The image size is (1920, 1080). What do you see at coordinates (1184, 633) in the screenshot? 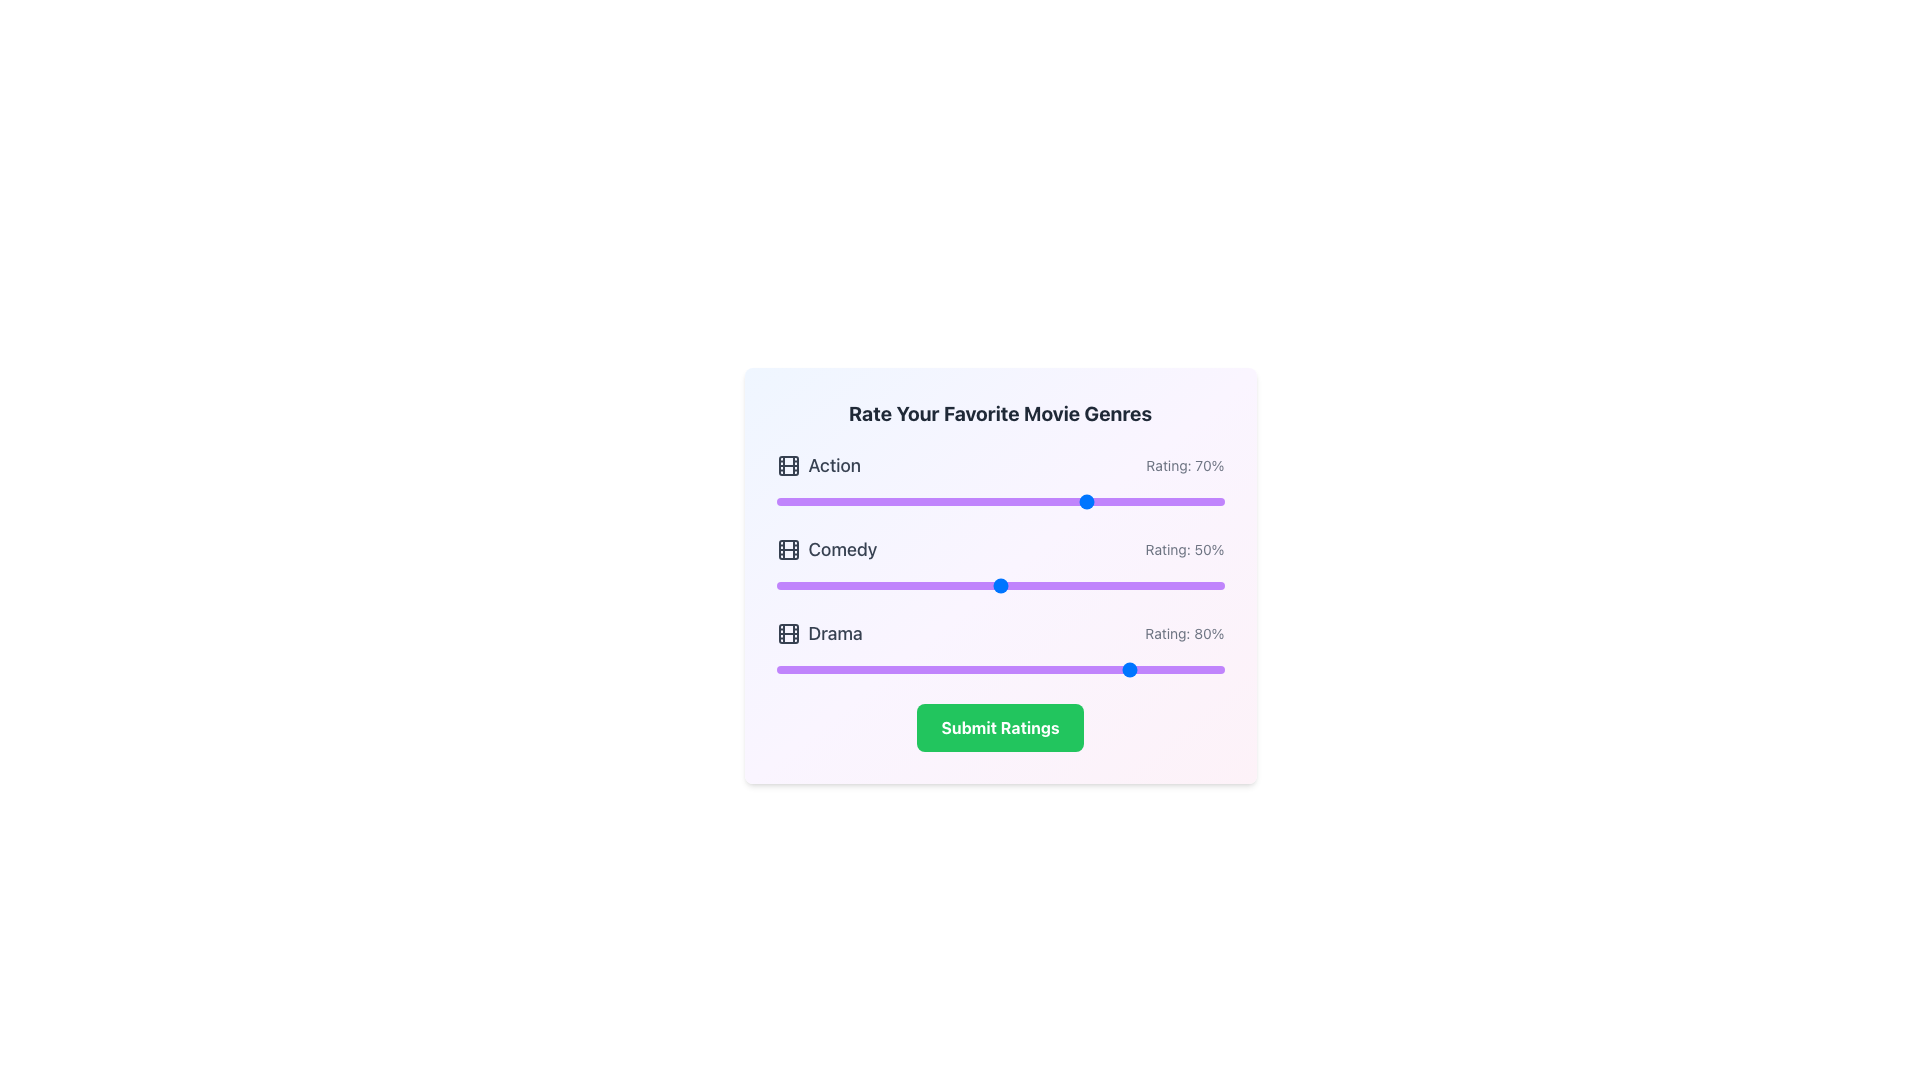
I see `the Text Label displaying the rating value of 80% for the 'Drama' genre, which is located beside the 'Drama' slider in the bottom row of a three-row vertical layout` at bounding box center [1184, 633].